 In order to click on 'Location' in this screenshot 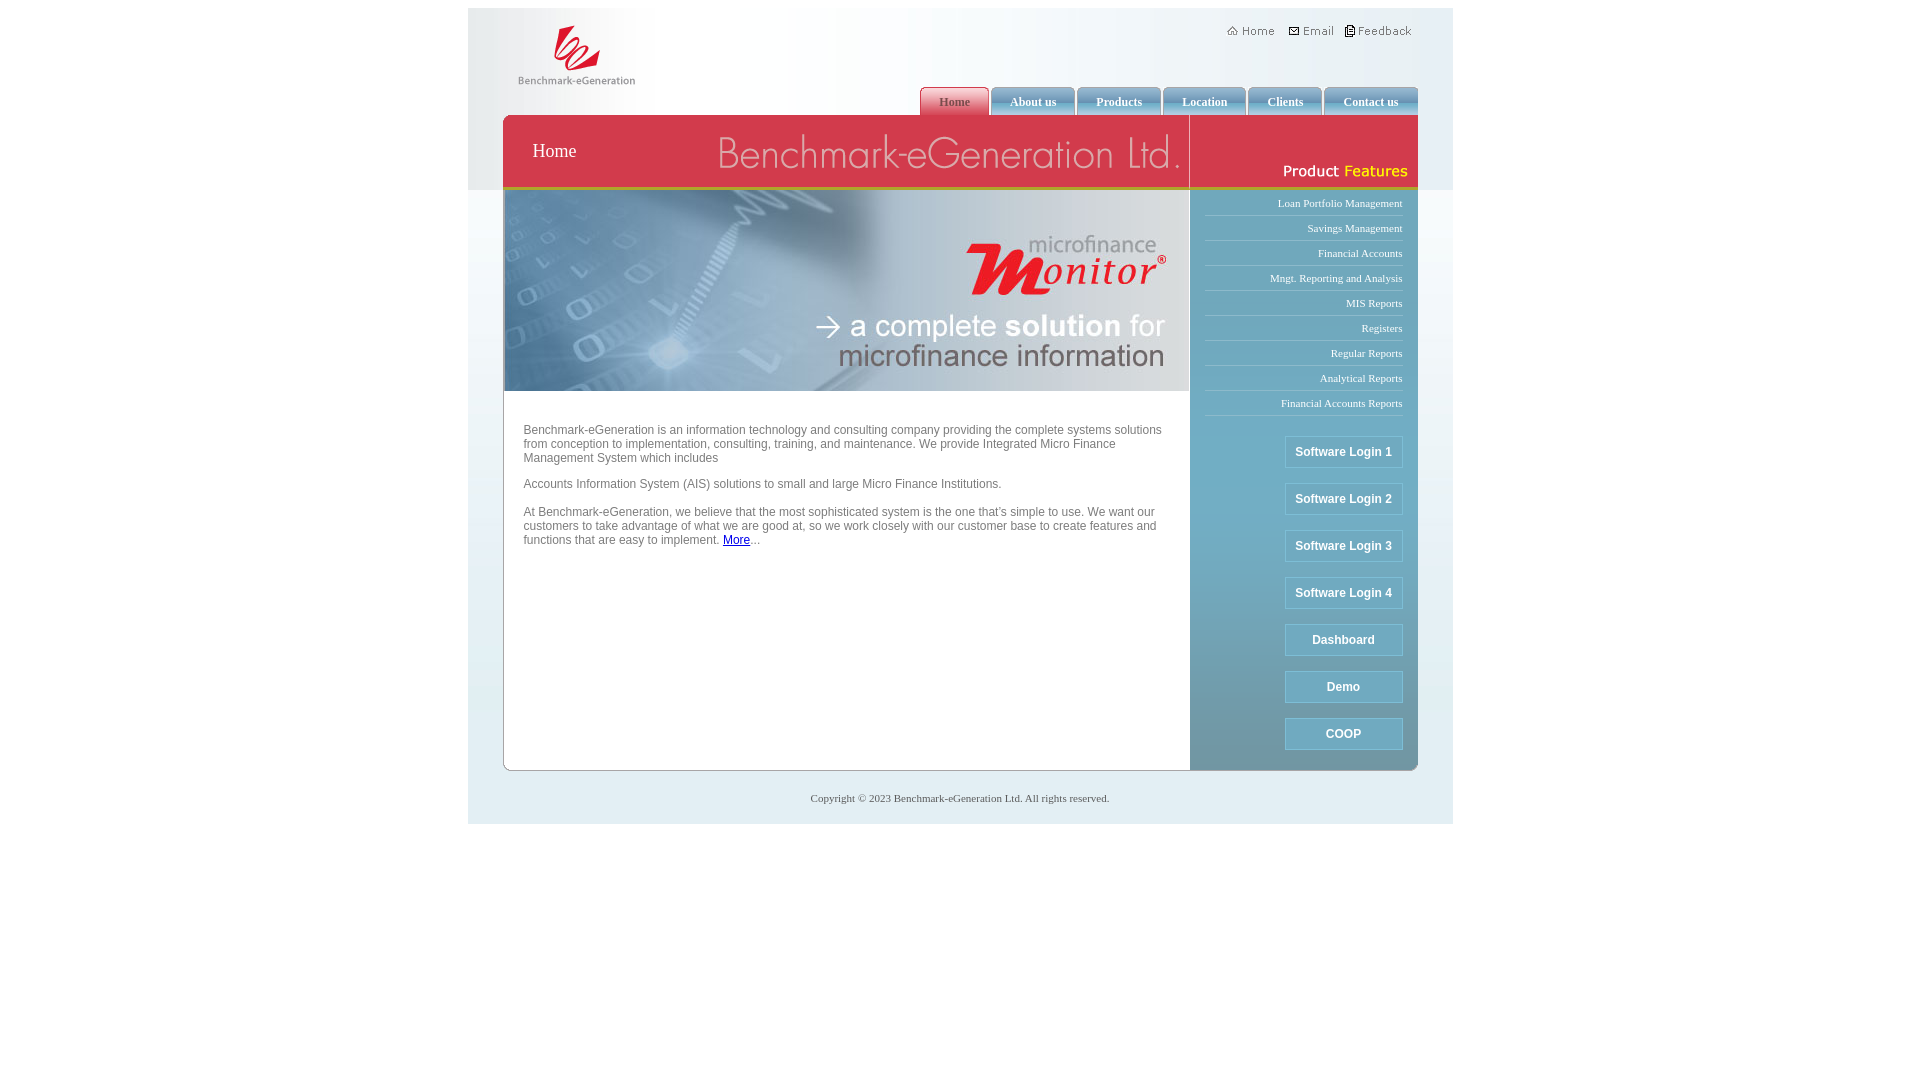, I will do `click(1208, 101)`.